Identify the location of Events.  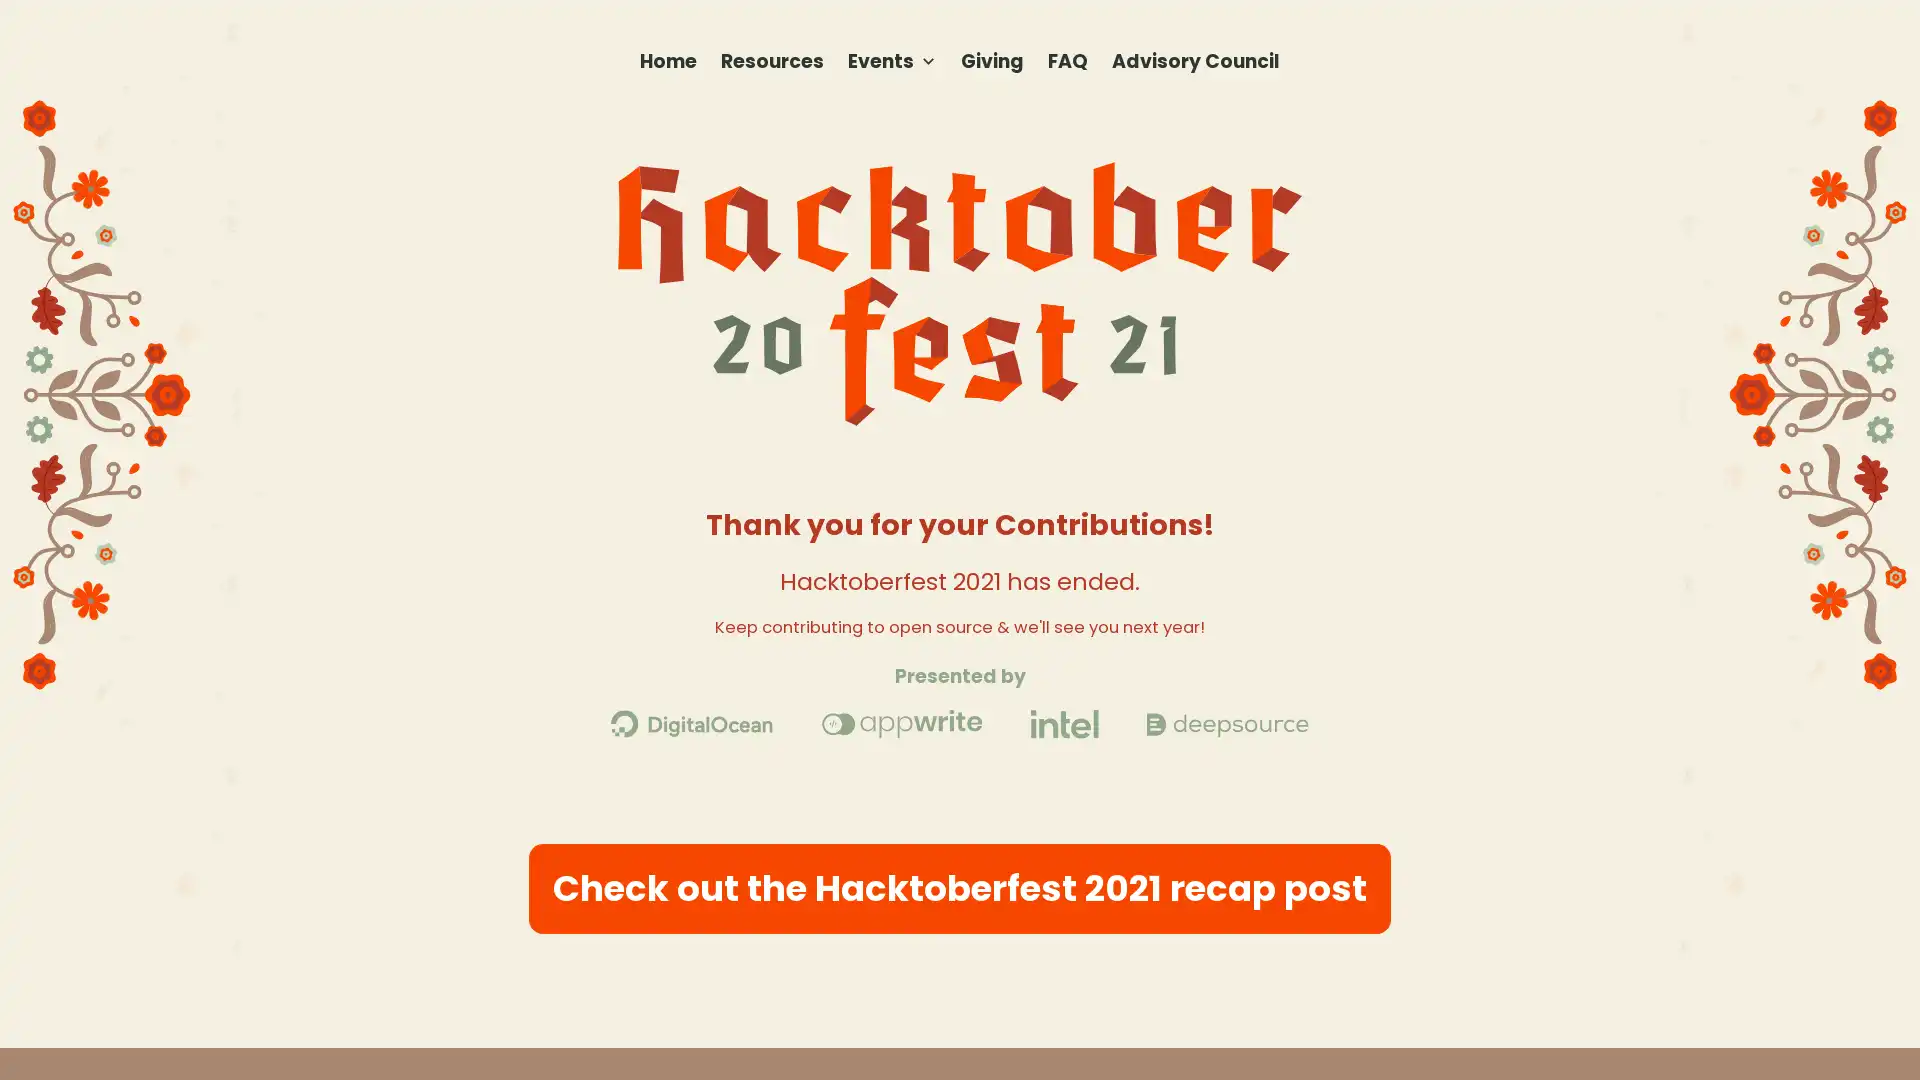
(891, 60).